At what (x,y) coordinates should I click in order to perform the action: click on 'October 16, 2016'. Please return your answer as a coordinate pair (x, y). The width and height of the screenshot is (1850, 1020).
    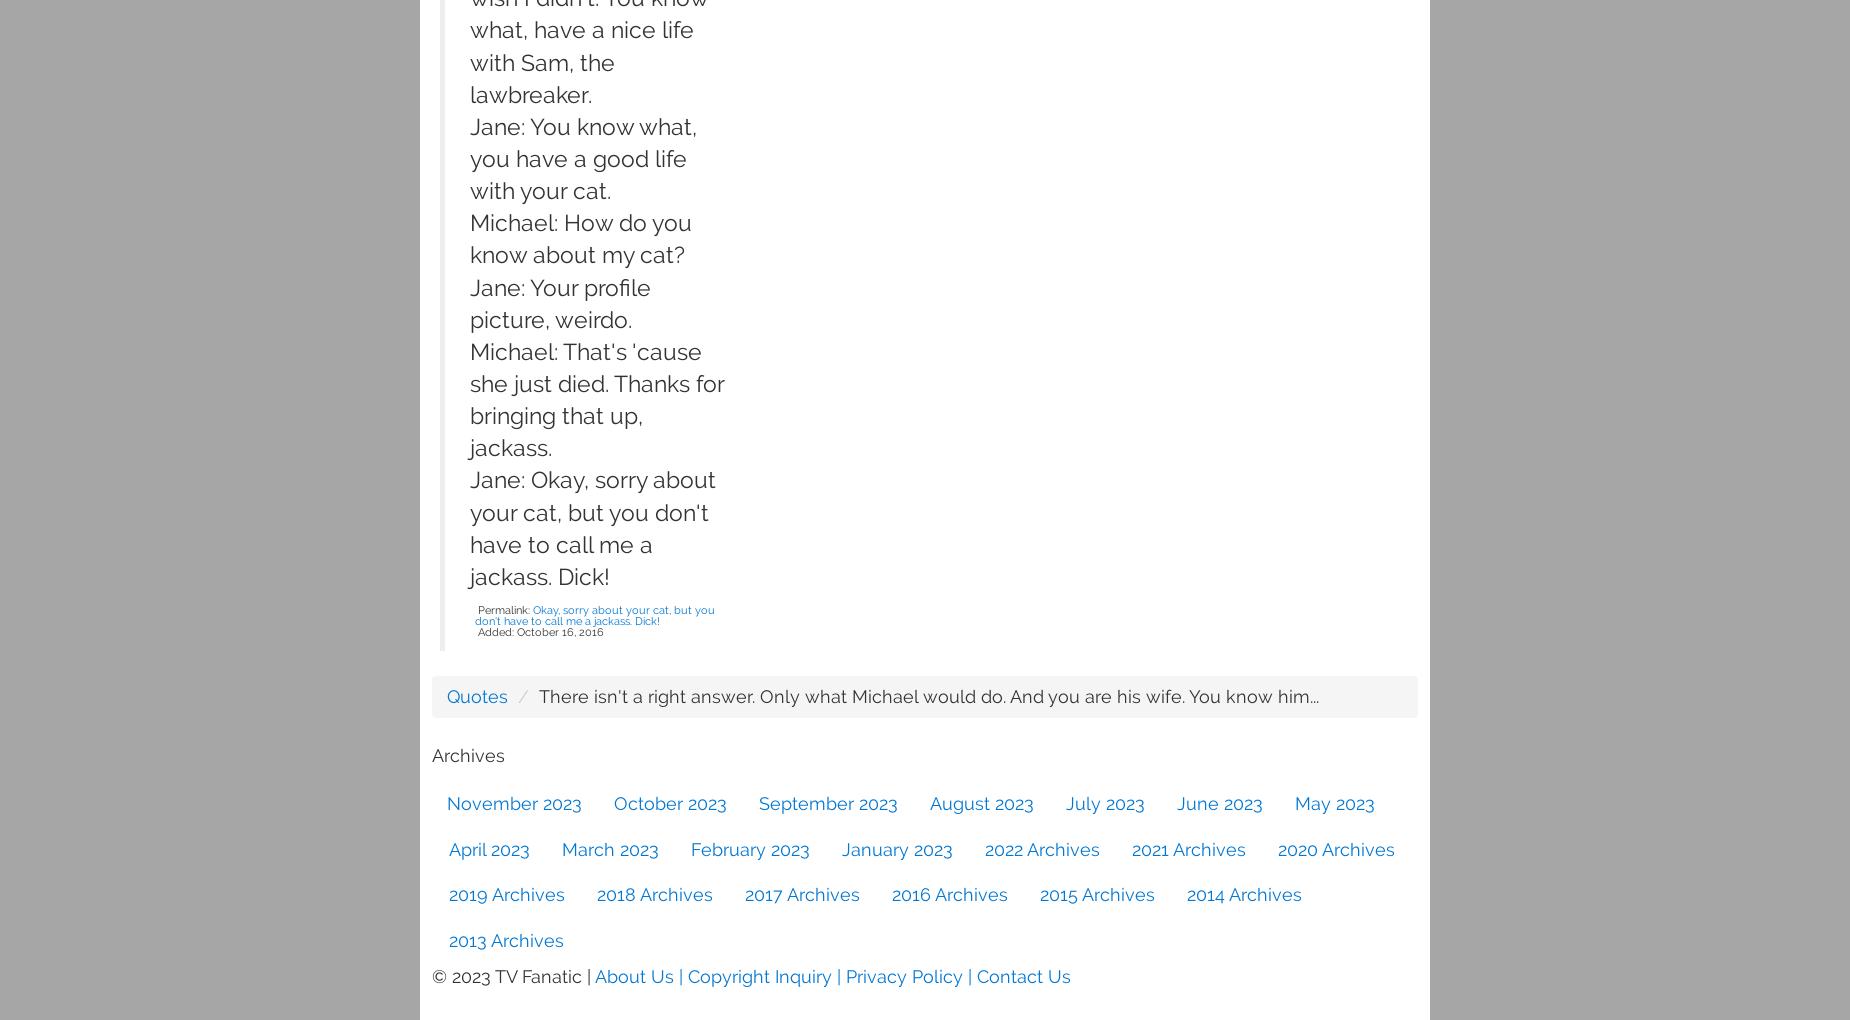
    Looking at the image, I should click on (560, 631).